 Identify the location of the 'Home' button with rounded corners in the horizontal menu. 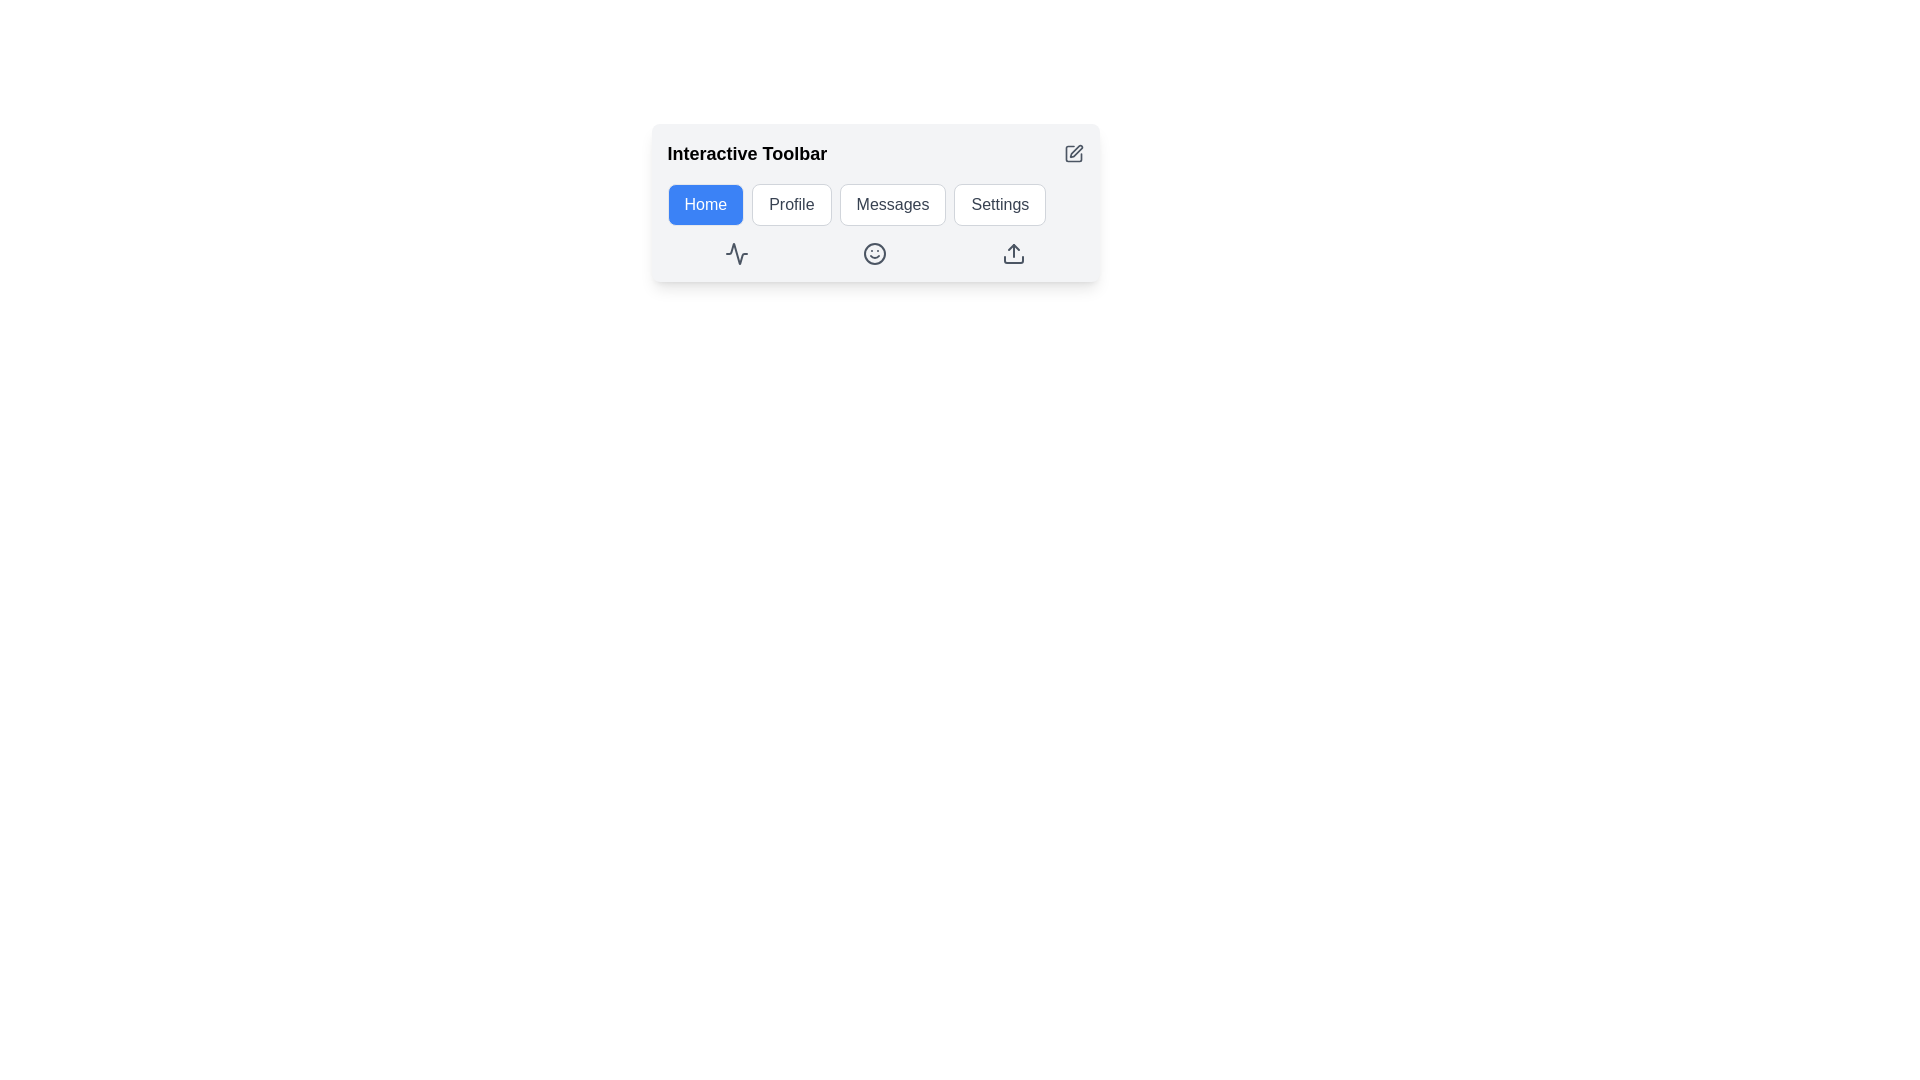
(705, 204).